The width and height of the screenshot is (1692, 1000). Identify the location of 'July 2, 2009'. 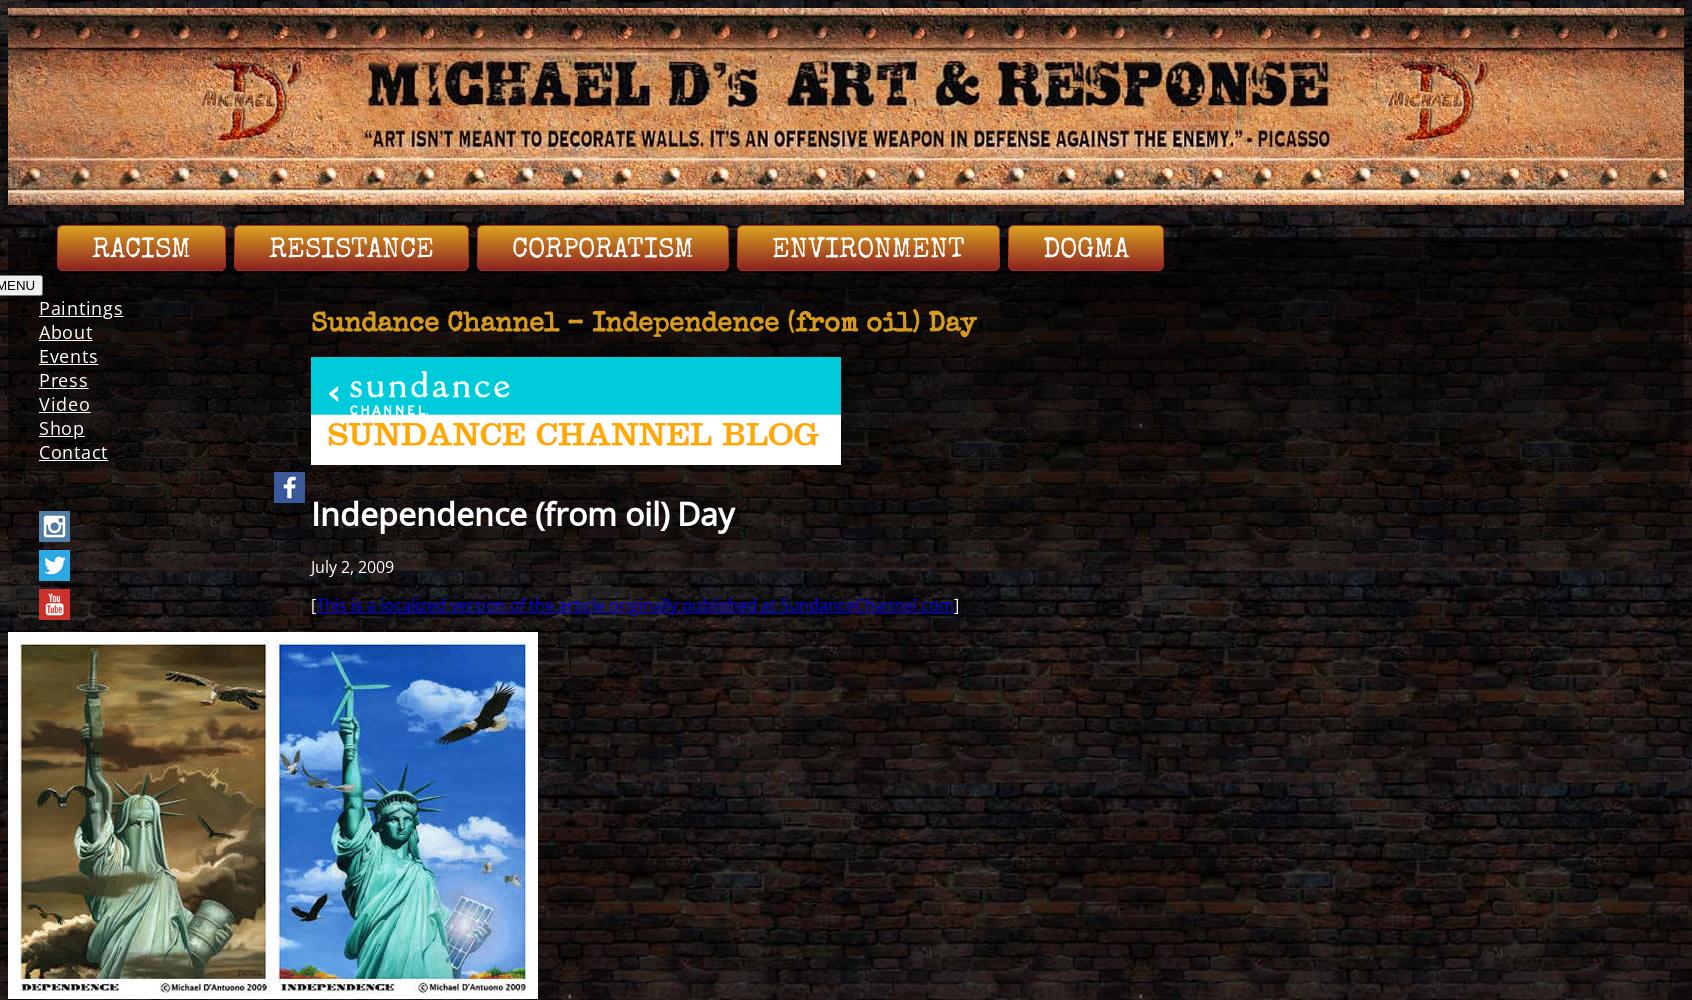
(351, 565).